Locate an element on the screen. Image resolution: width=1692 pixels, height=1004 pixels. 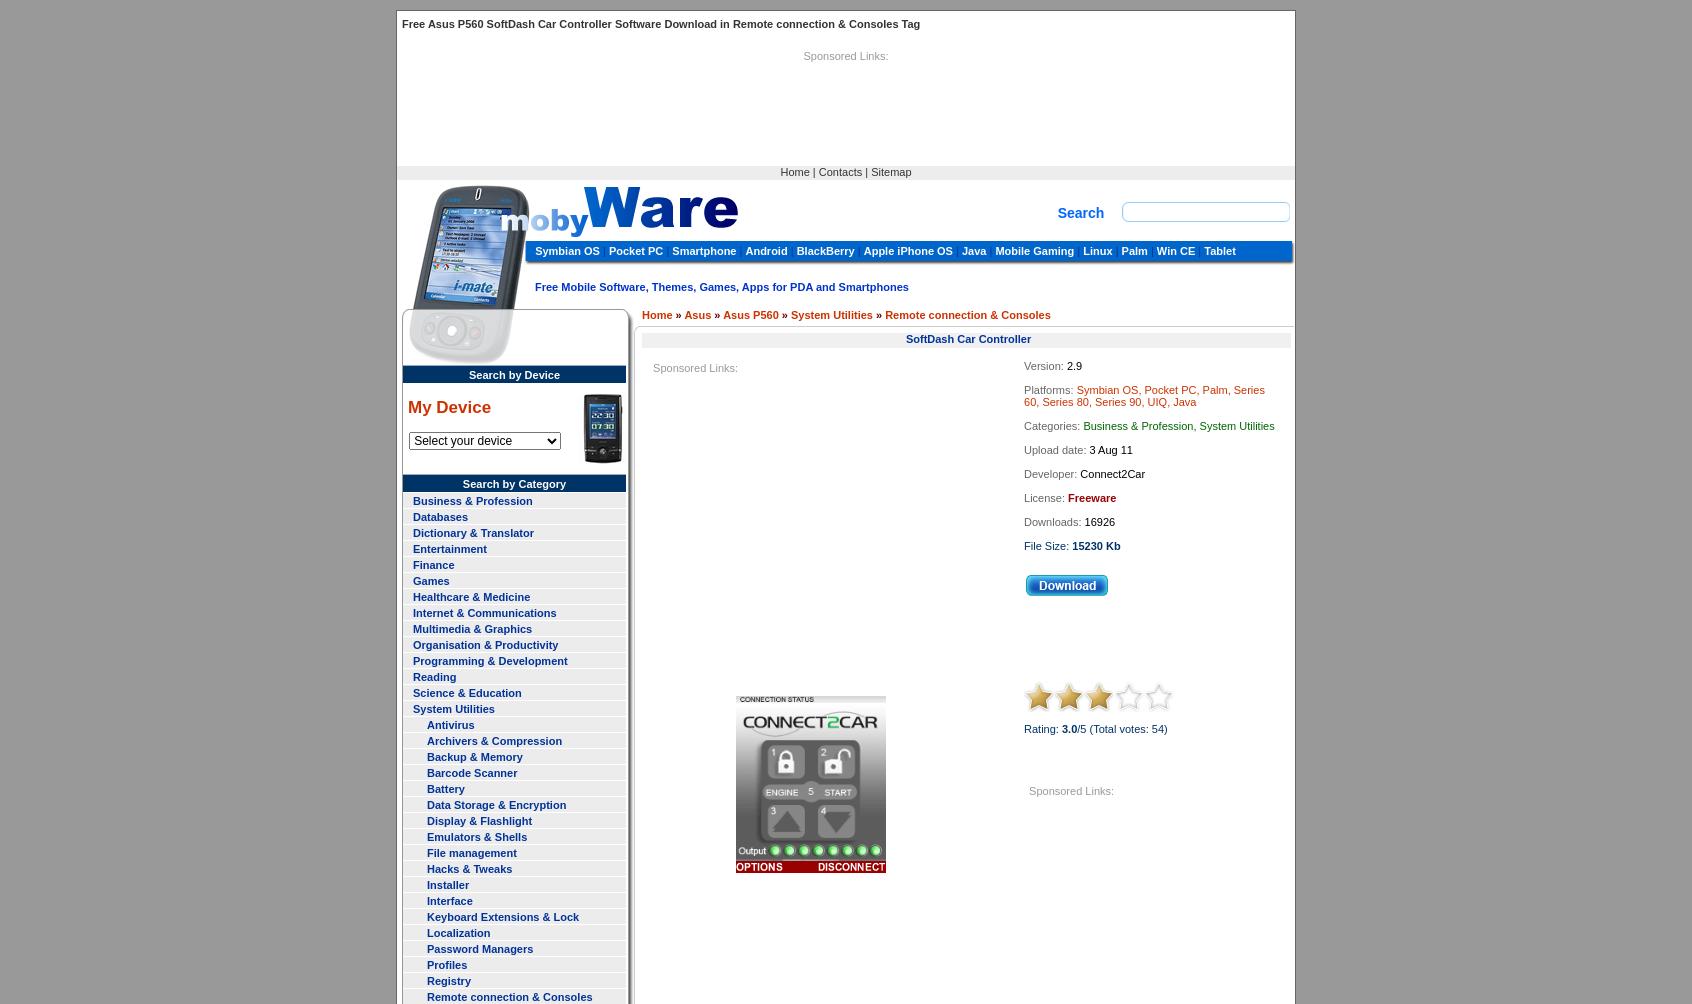
'Business & Profession, System Utilities' is located at coordinates (1083, 424).